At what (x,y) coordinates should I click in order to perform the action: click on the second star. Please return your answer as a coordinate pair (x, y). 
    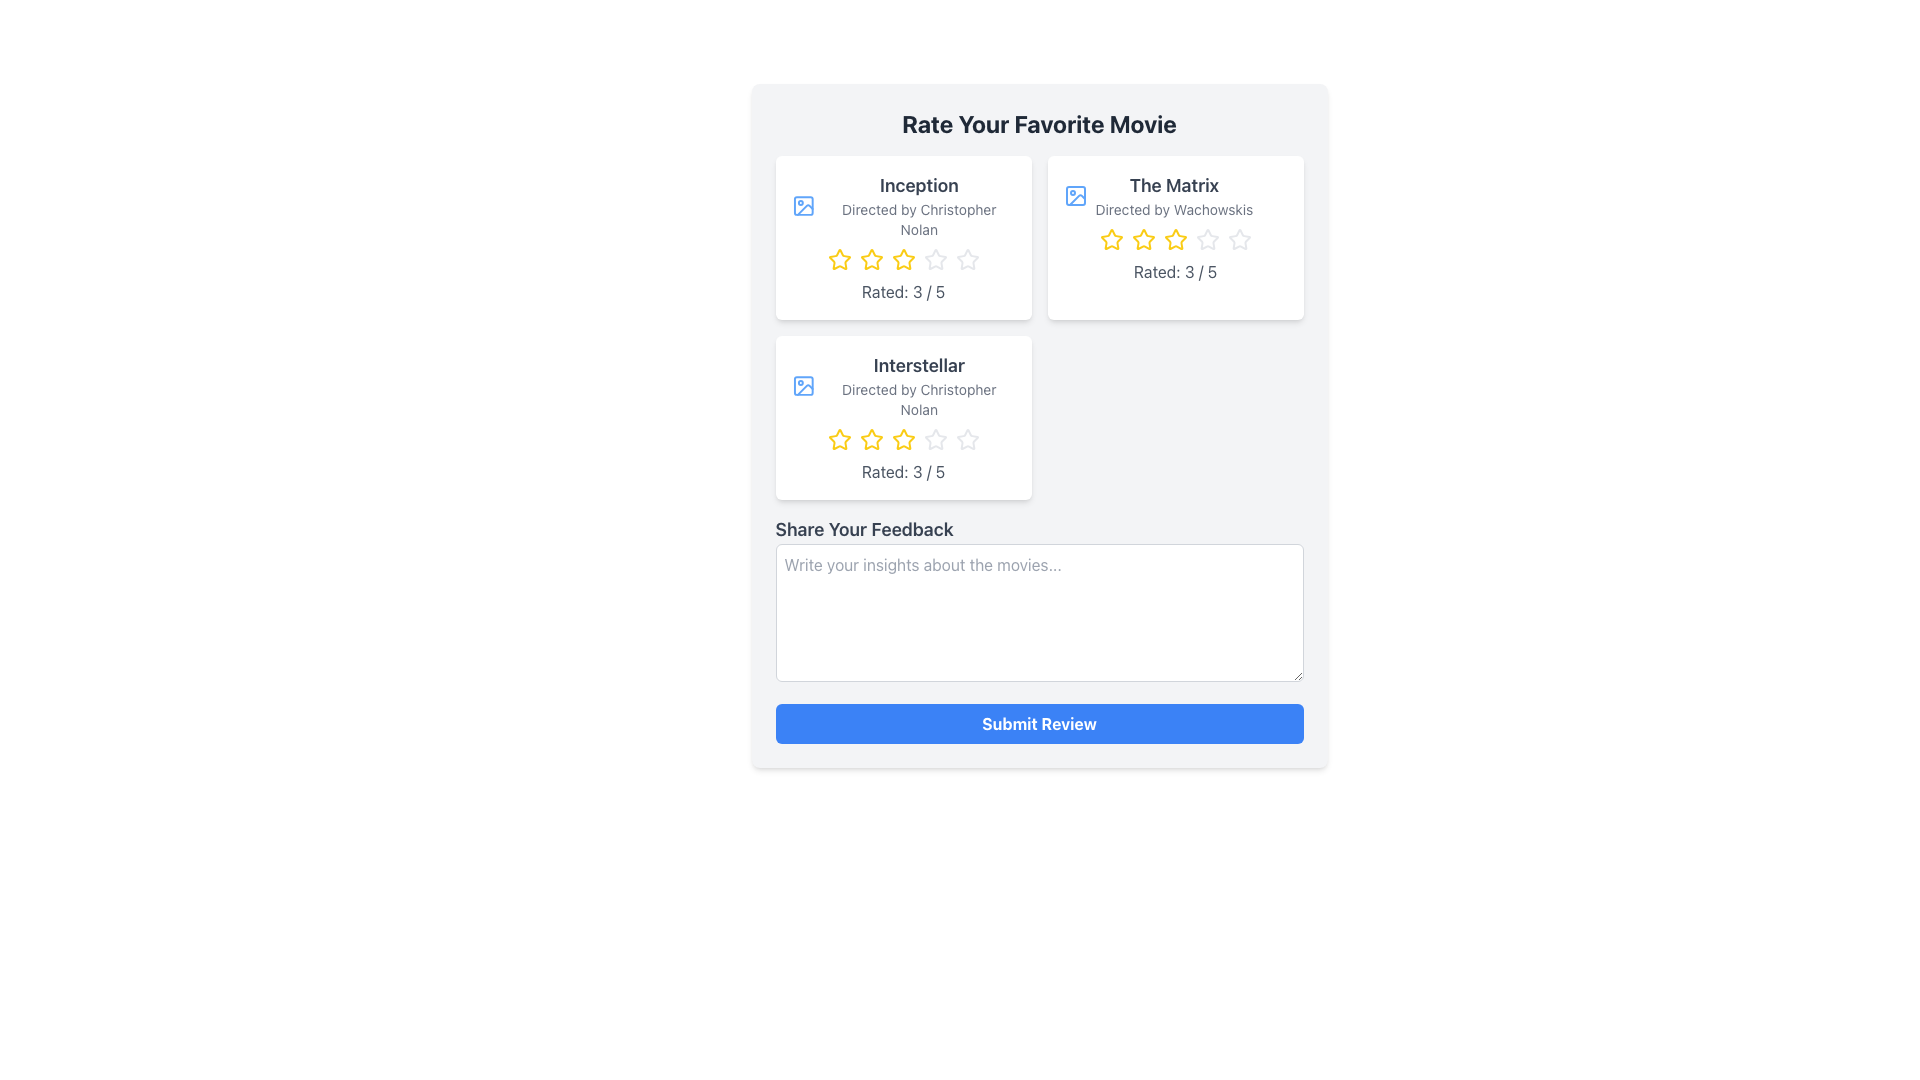
    Looking at the image, I should click on (871, 258).